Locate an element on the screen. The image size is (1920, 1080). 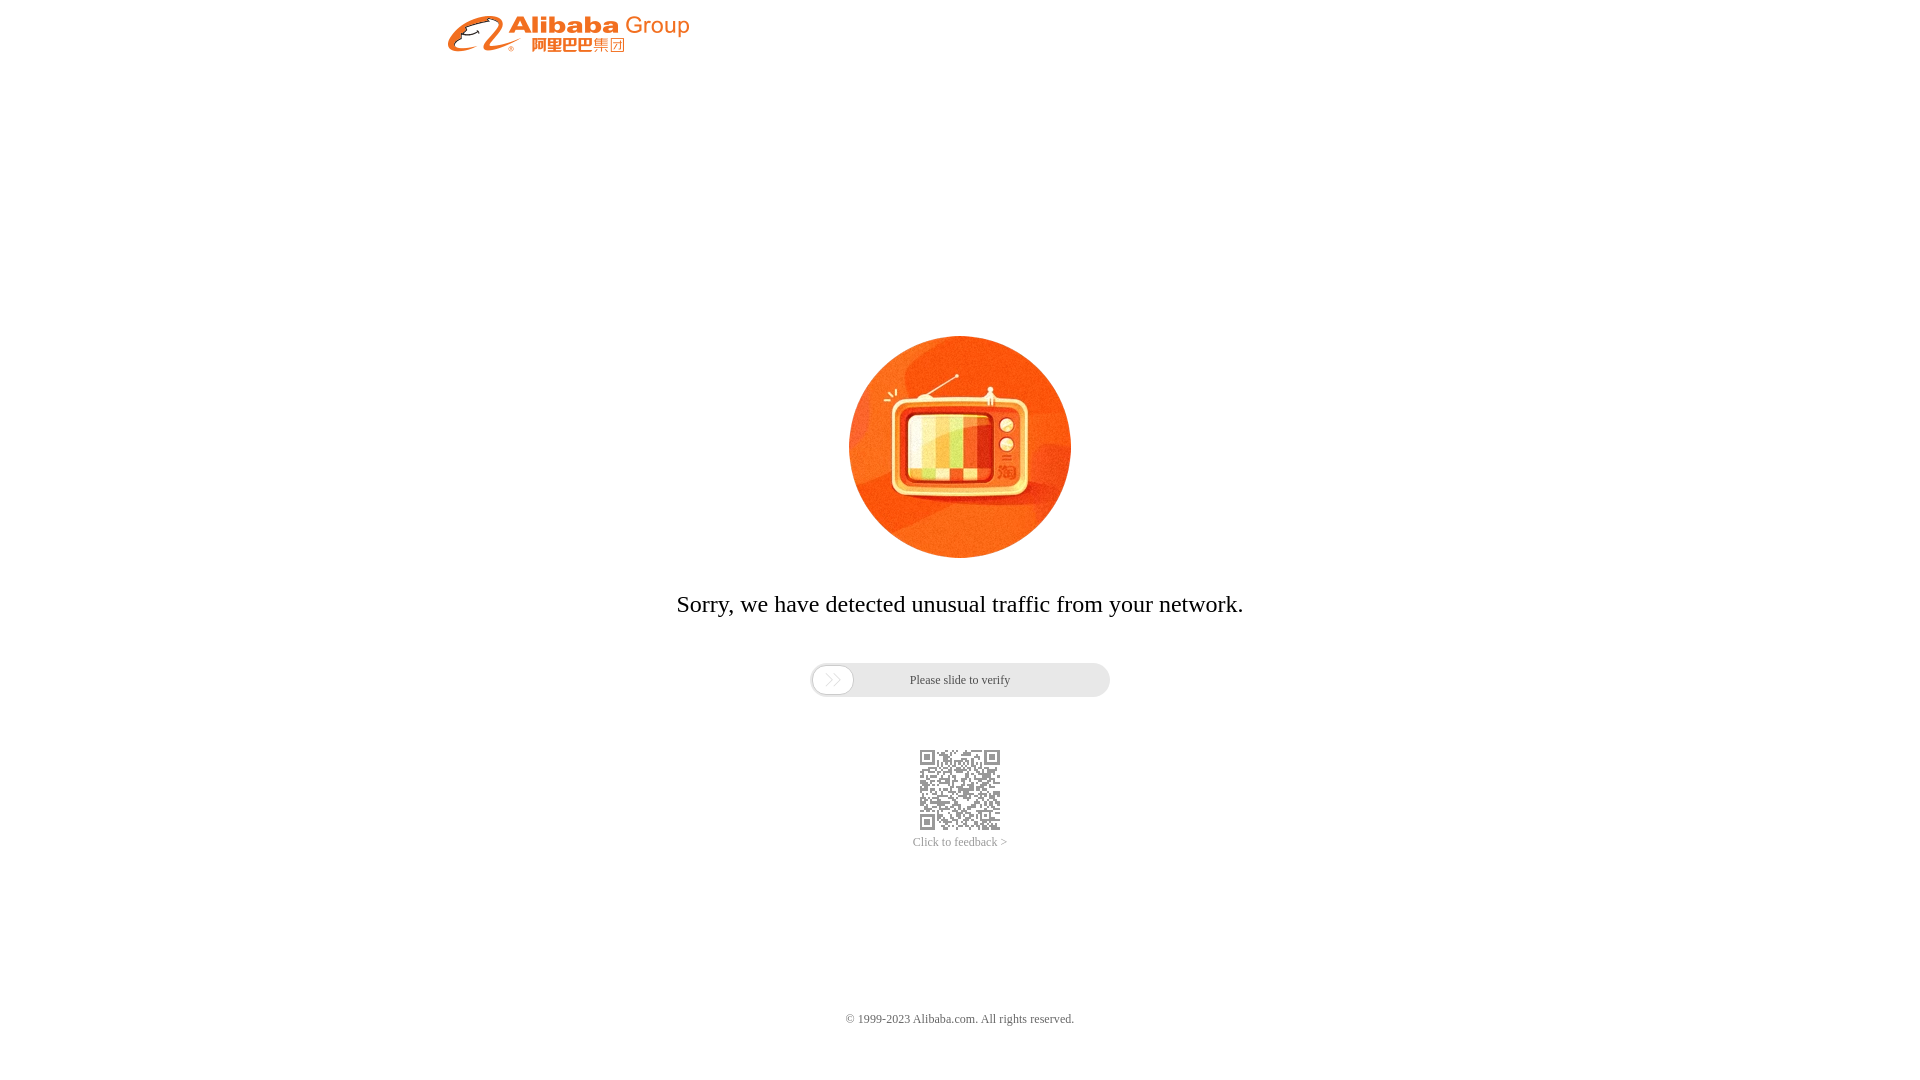
'Click to feedback >' is located at coordinates (960, 842).